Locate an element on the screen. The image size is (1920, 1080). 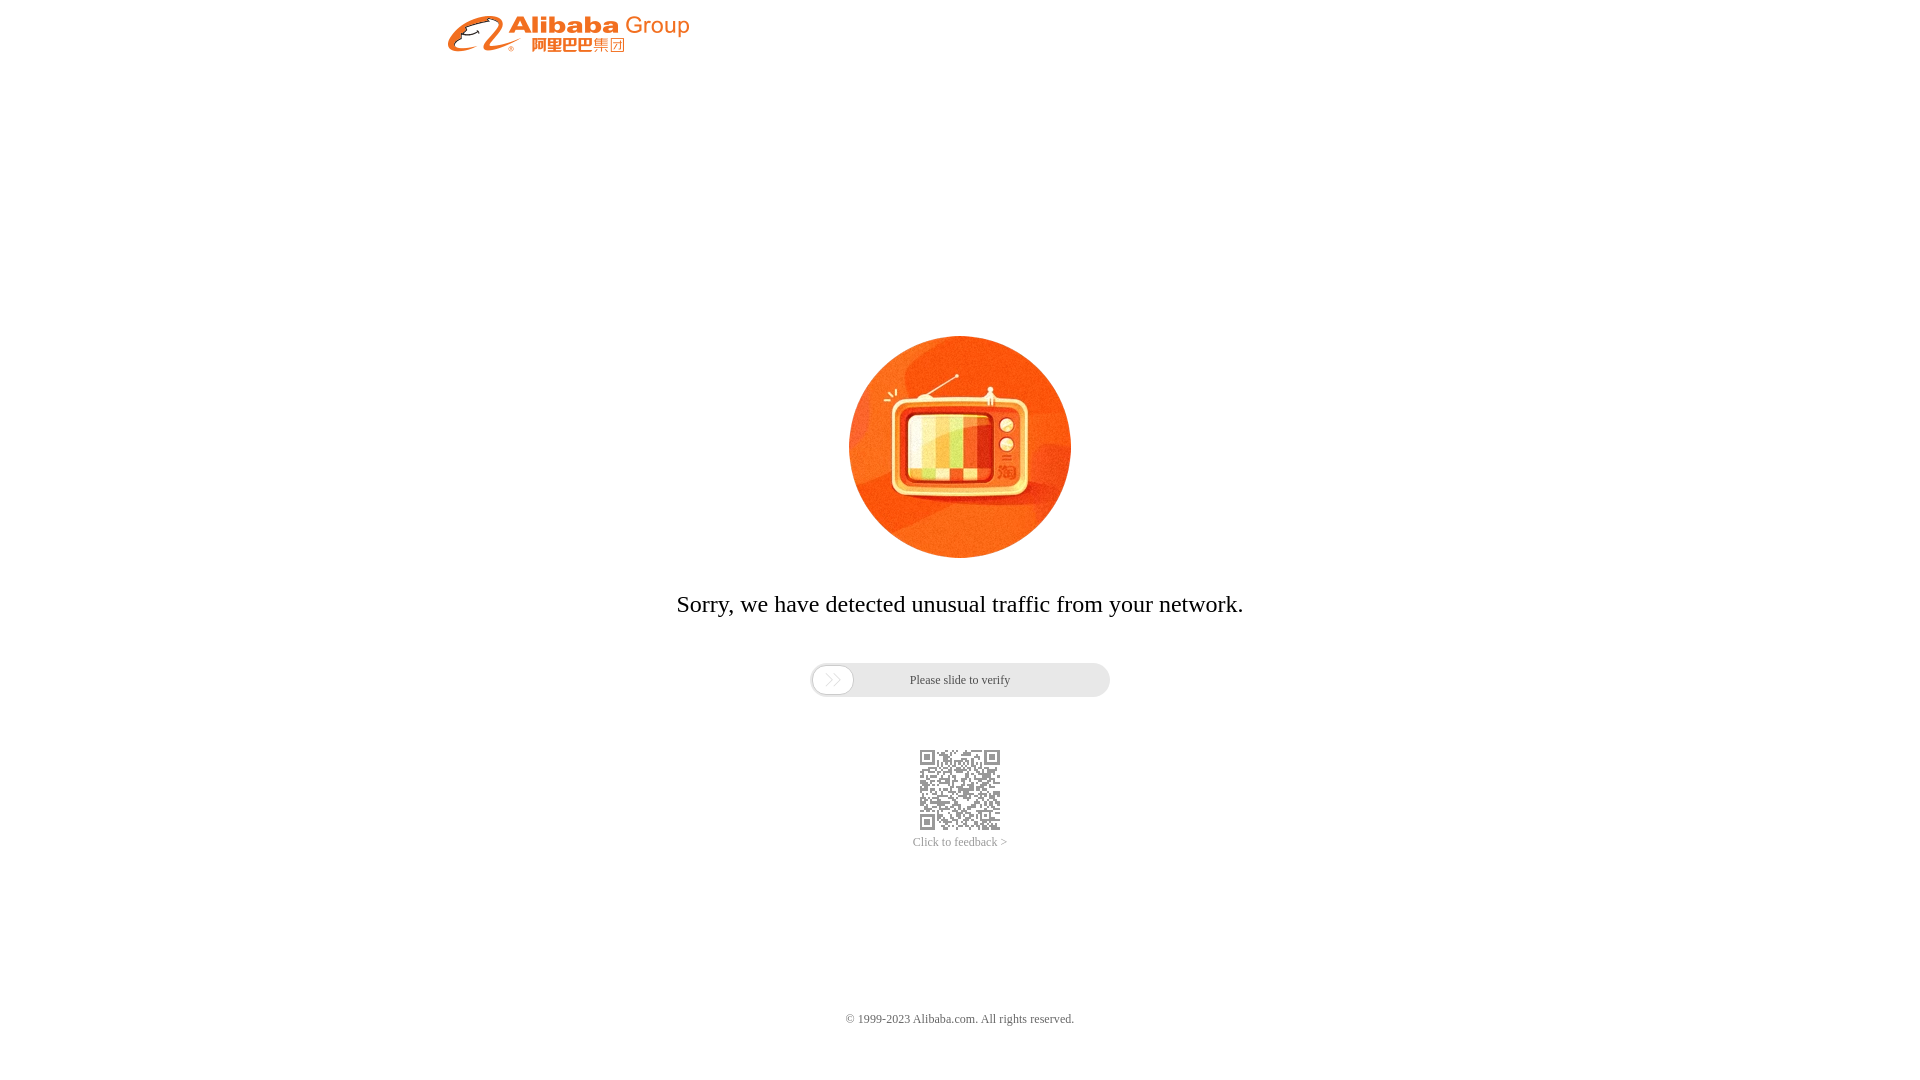
'Click to feedback >' is located at coordinates (960, 842).